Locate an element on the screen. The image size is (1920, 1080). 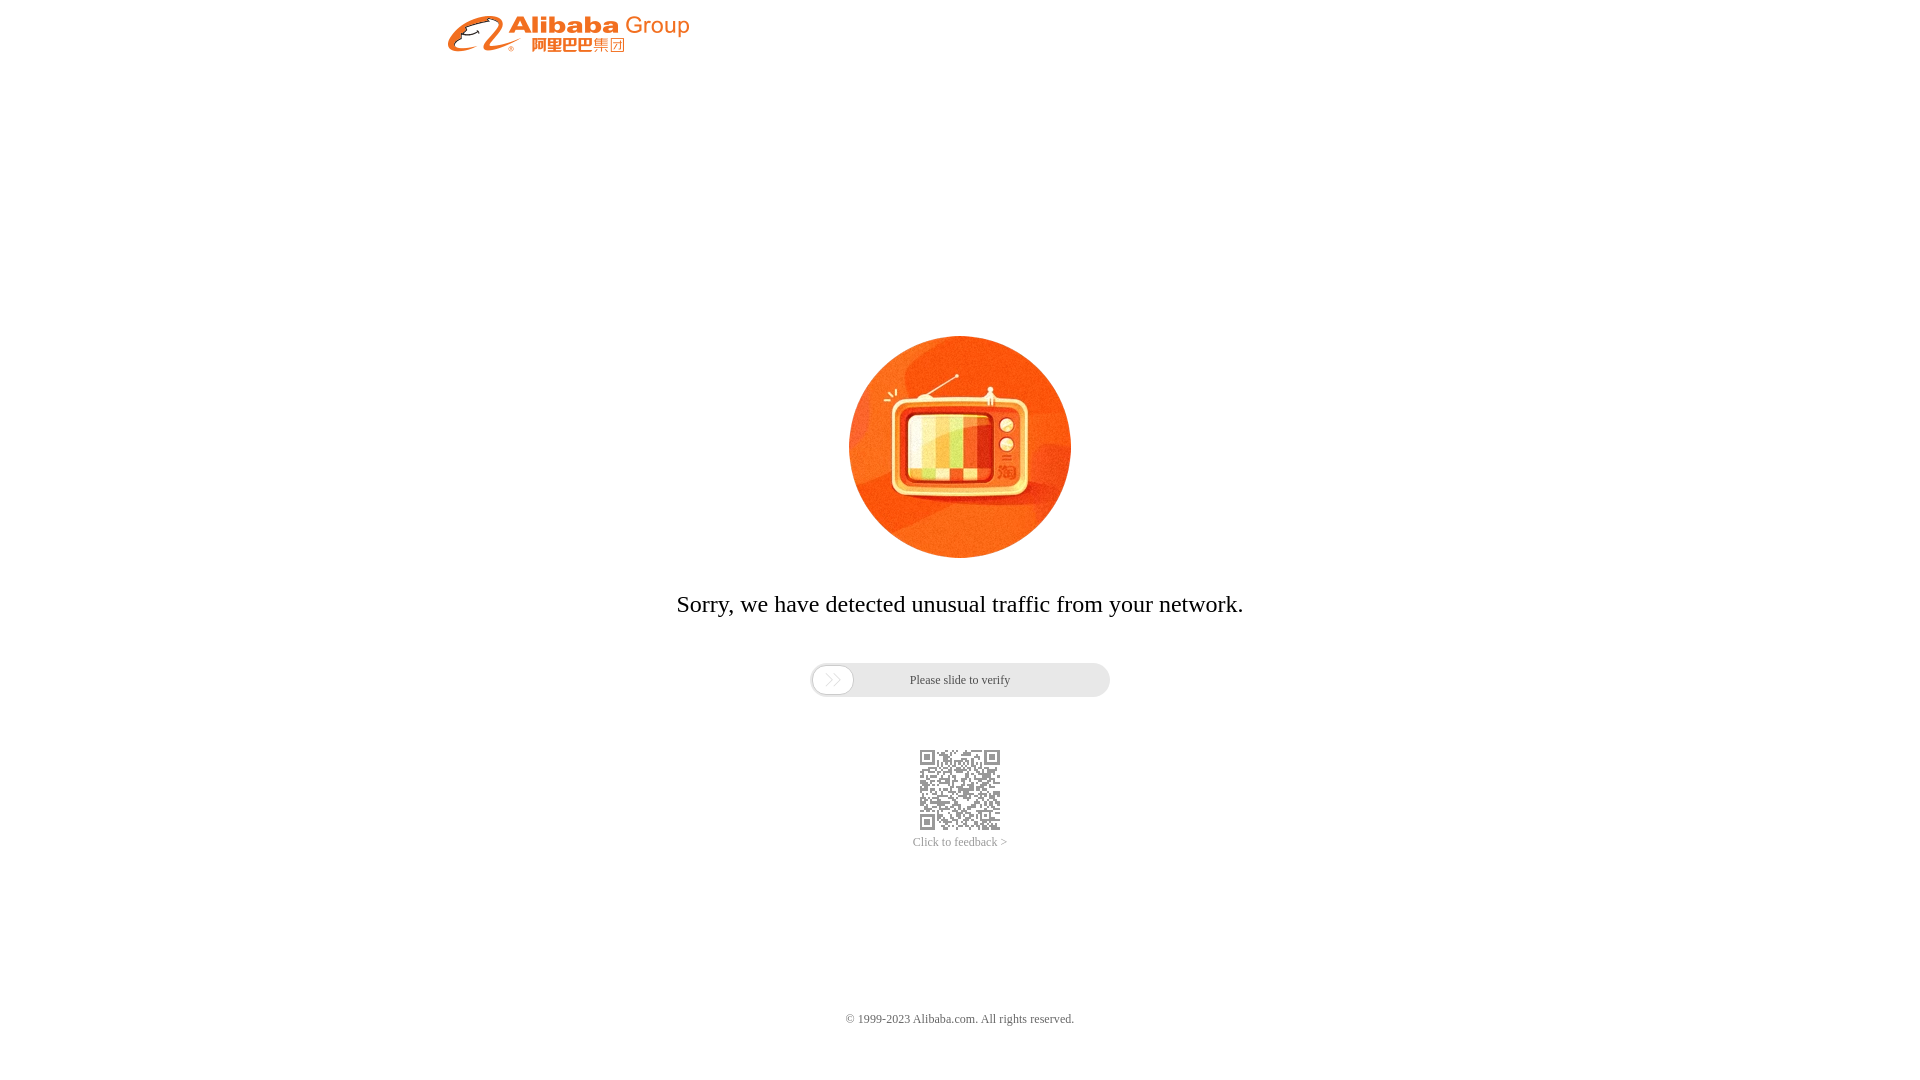
'Click to feedback >' is located at coordinates (960, 842).